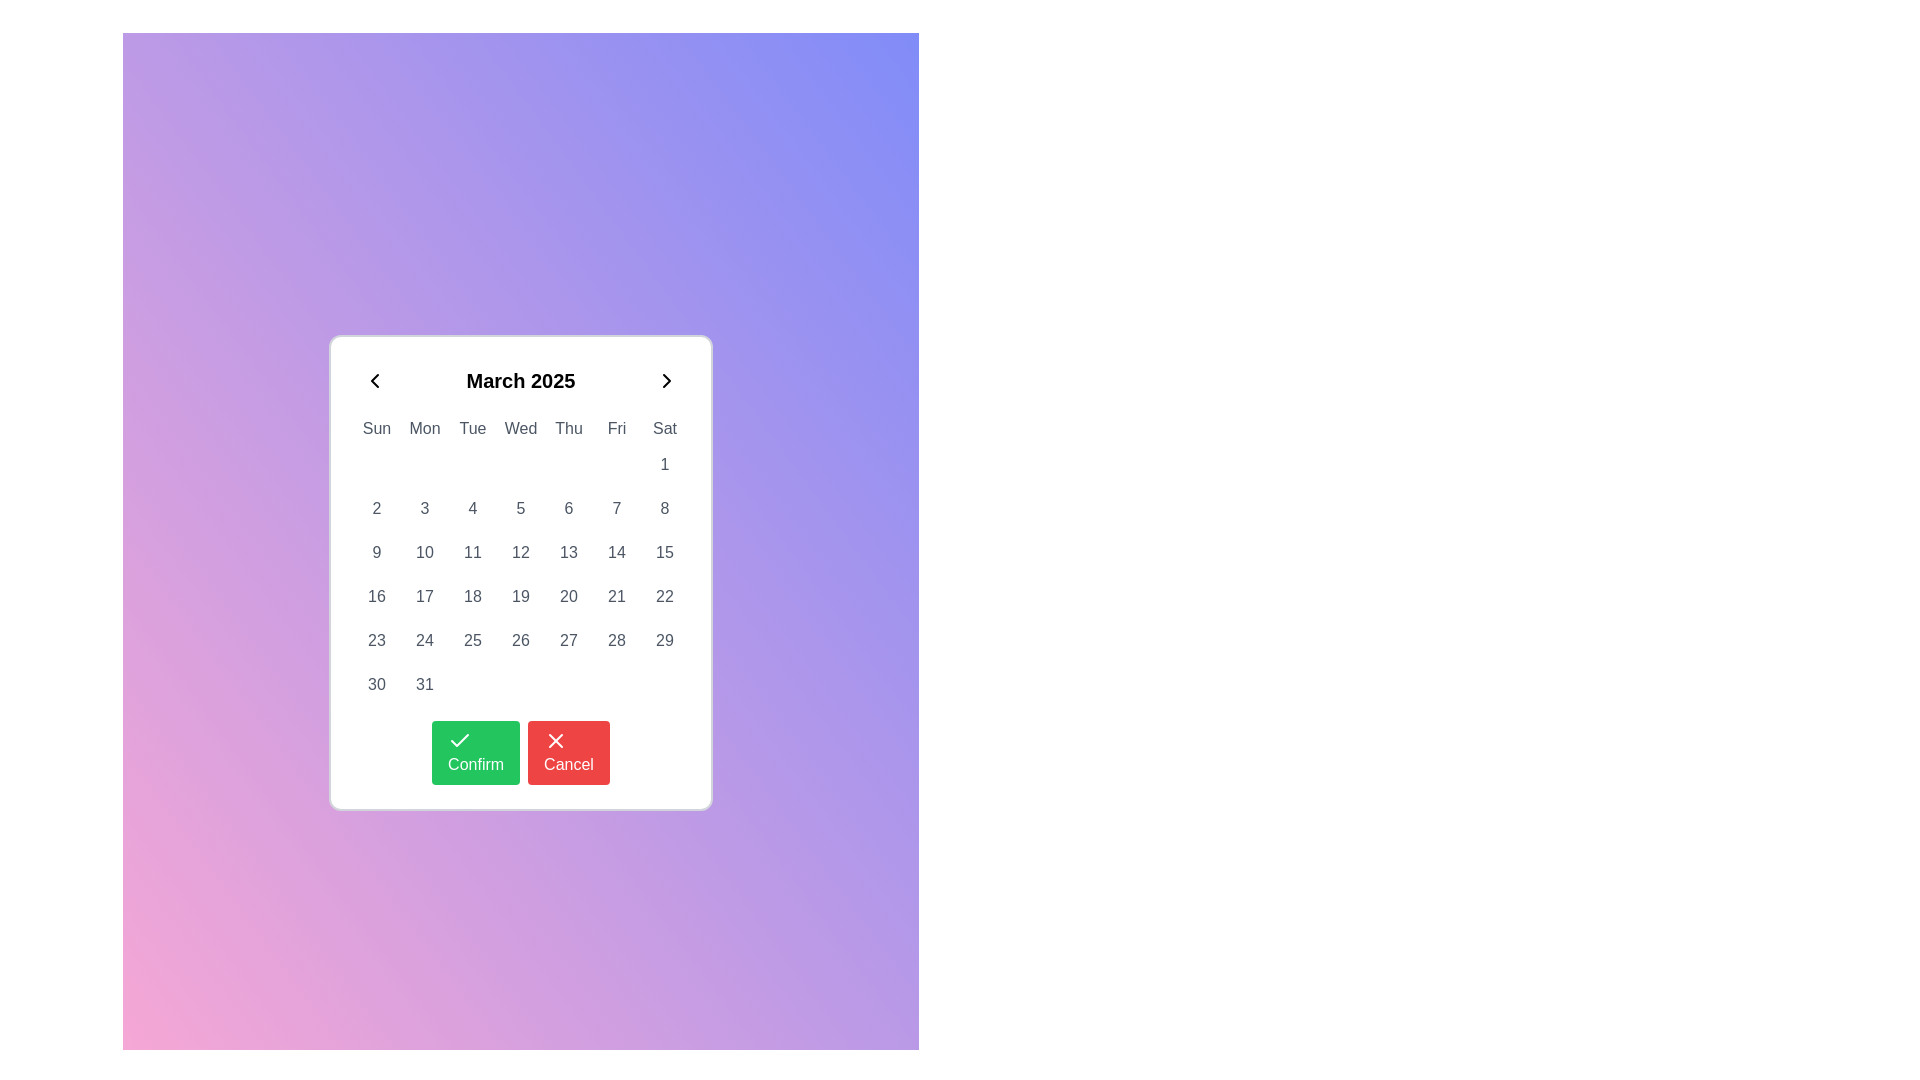  What do you see at coordinates (374, 381) in the screenshot?
I see `the leftward-pointing chevron arrow icon located in the calendar header next to the title 'March 2025'` at bounding box center [374, 381].